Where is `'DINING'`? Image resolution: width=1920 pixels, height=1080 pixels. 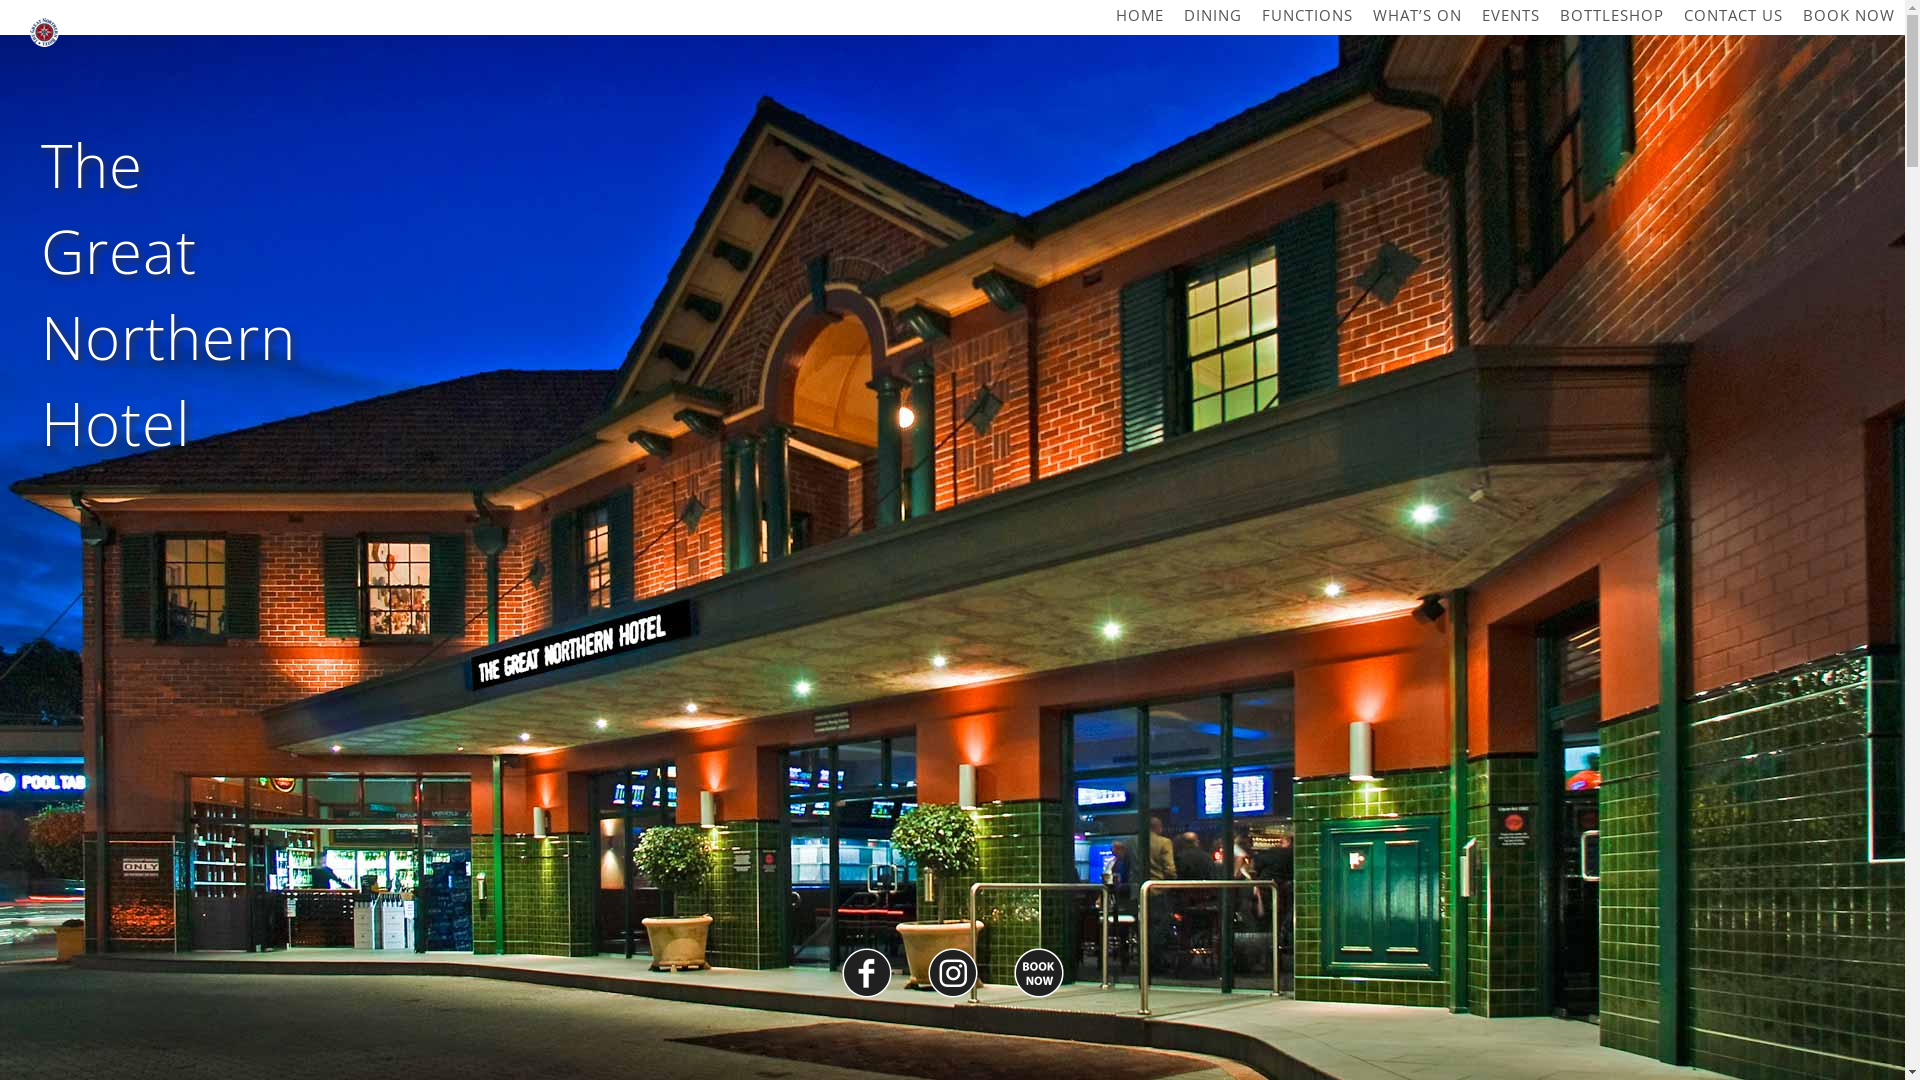
'DINING' is located at coordinates (1212, 15).